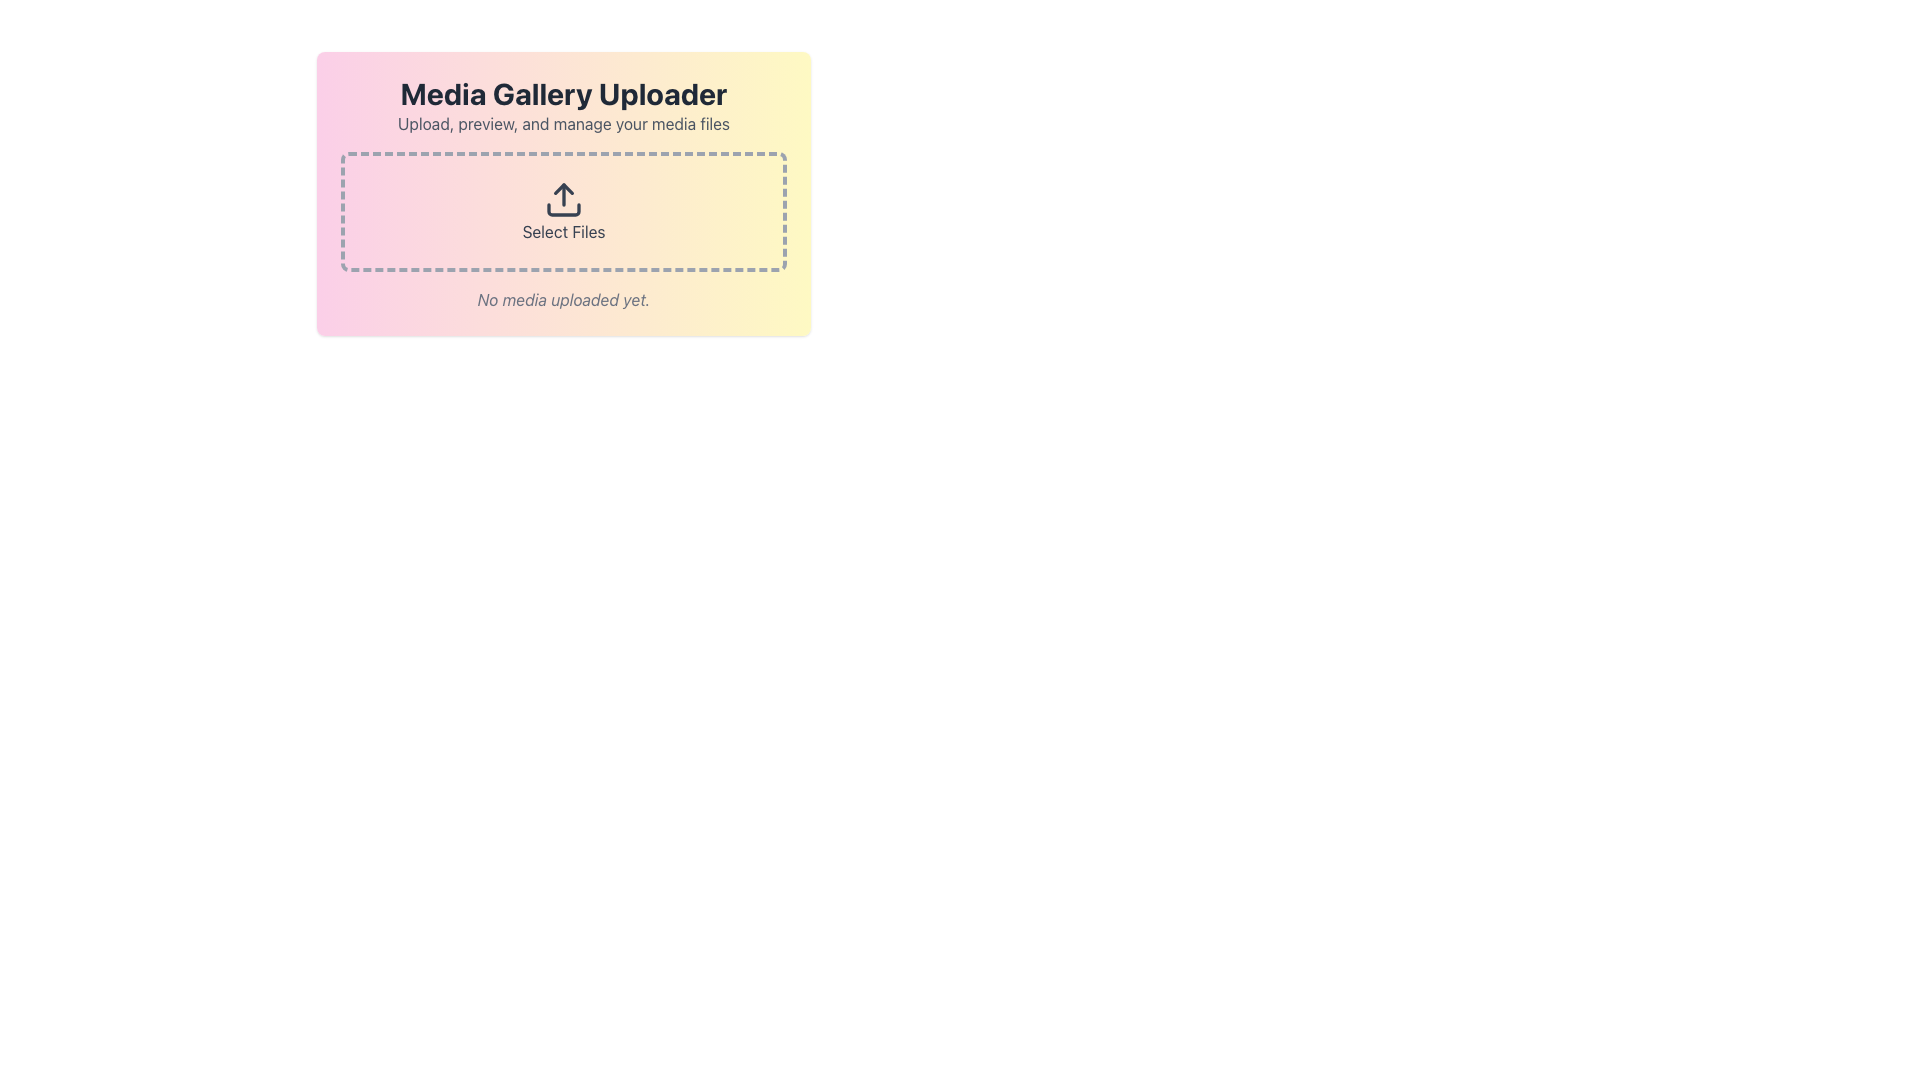  I want to click on text from the Informative Header Section that serves as the title and description for the media gallery uploader, so click(563, 105).